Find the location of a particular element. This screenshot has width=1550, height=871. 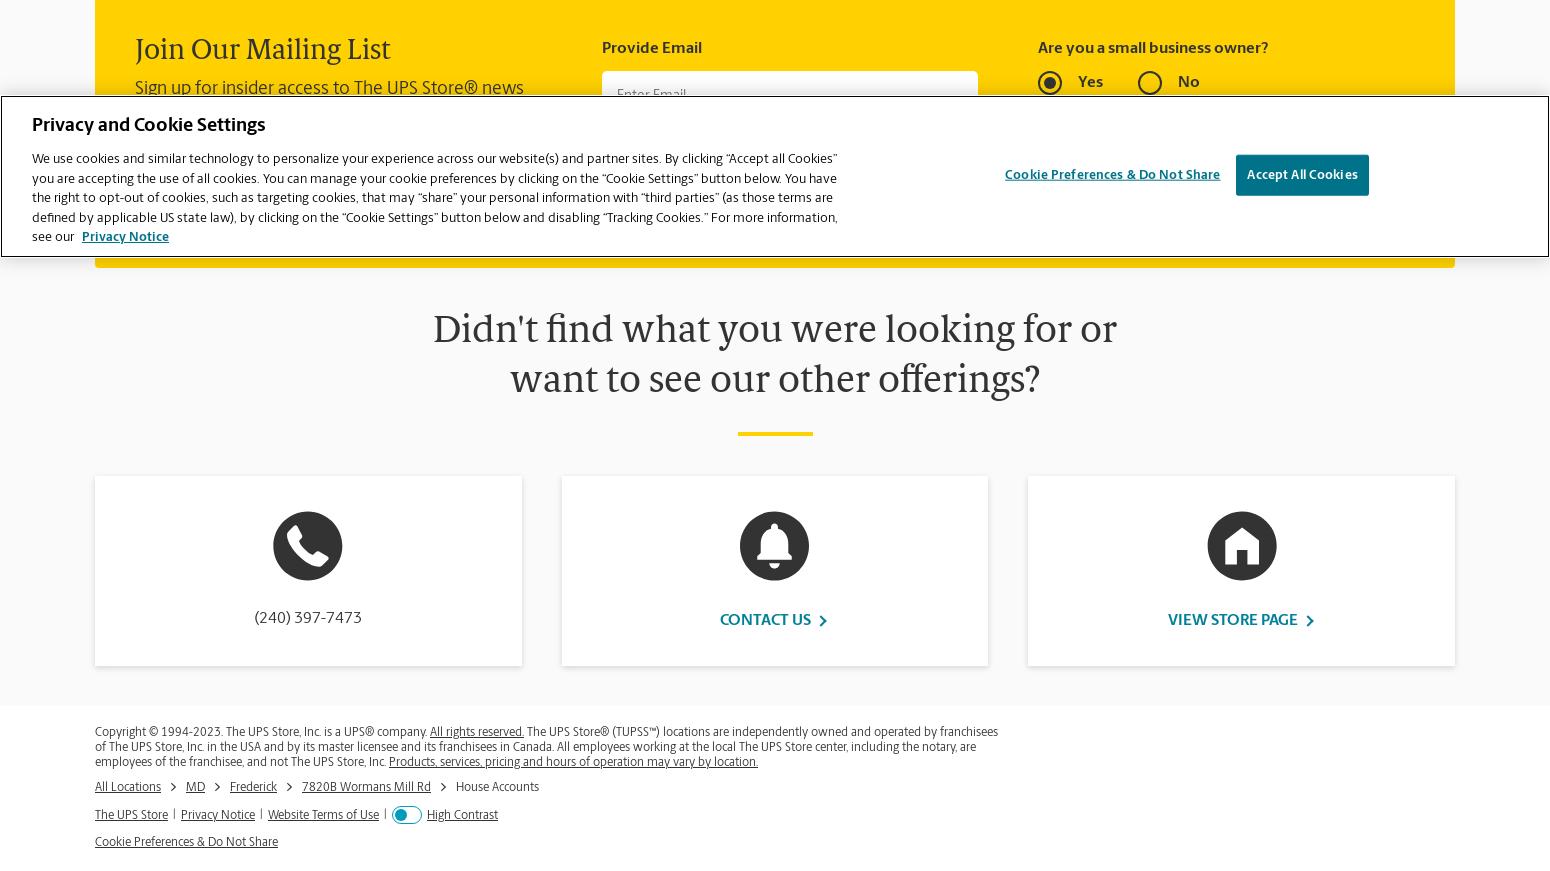

'The UPS Store' is located at coordinates (131, 814).